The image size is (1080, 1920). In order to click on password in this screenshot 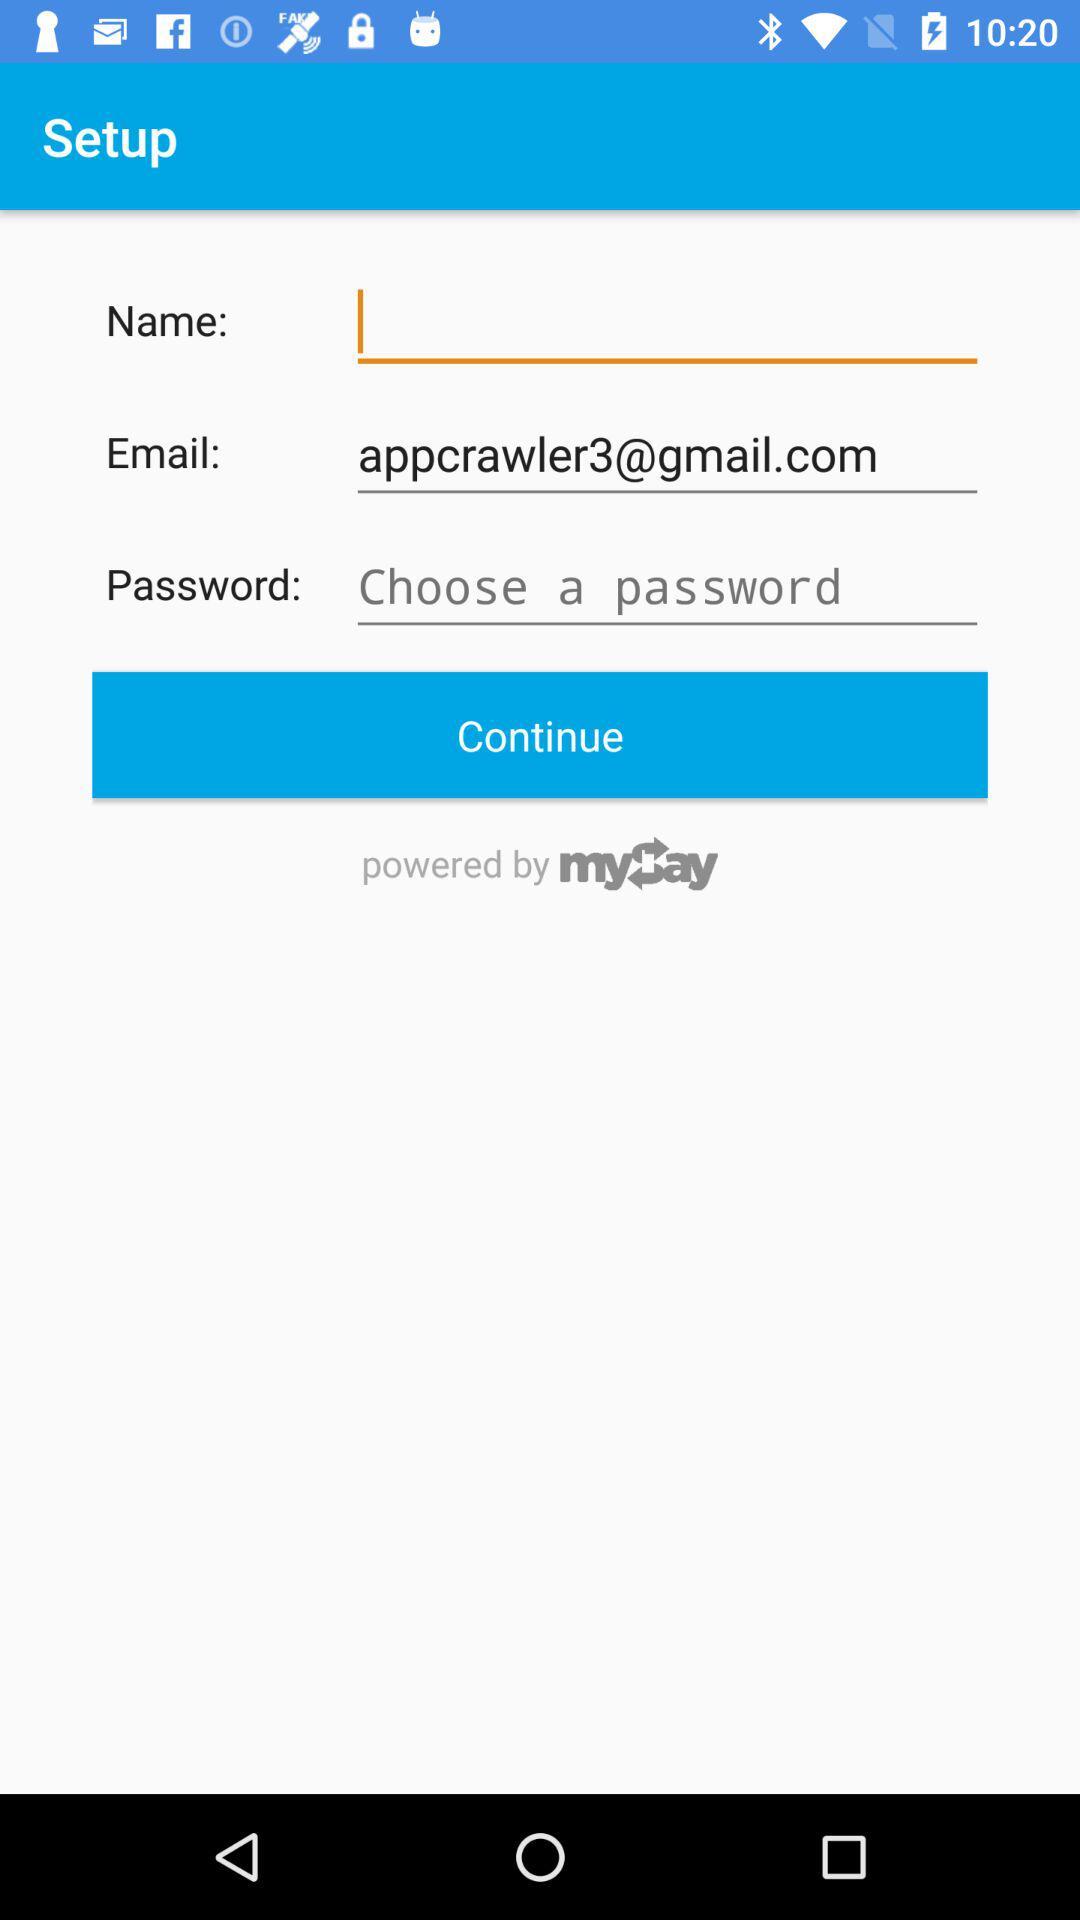, I will do `click(667, 585)`.